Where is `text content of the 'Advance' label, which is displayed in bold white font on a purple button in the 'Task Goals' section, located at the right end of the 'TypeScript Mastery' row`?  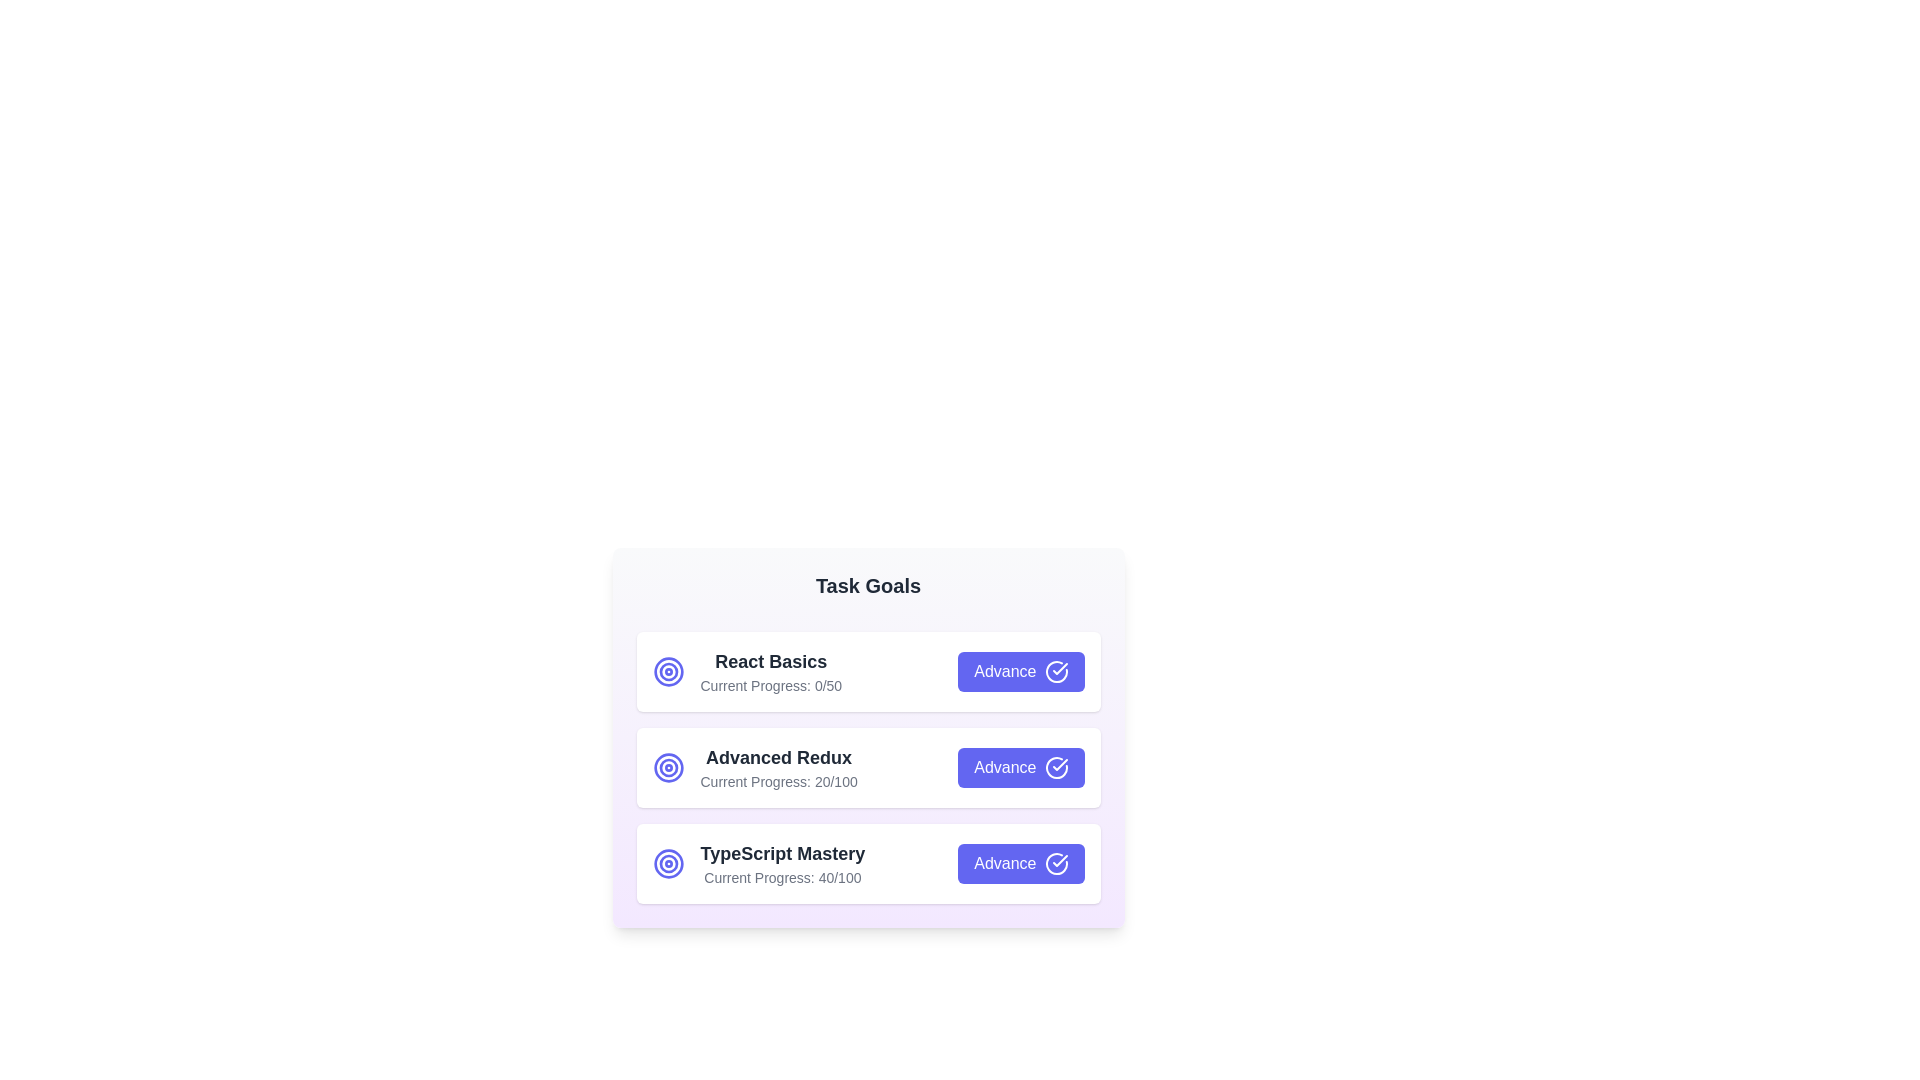 text content of the 'Advance' label, which is displayed in bold white font on a purple button in the 'Task Goals' section, located at the right end of the 'TypeScript Mastery' row is located at coordinates (1005, 863).